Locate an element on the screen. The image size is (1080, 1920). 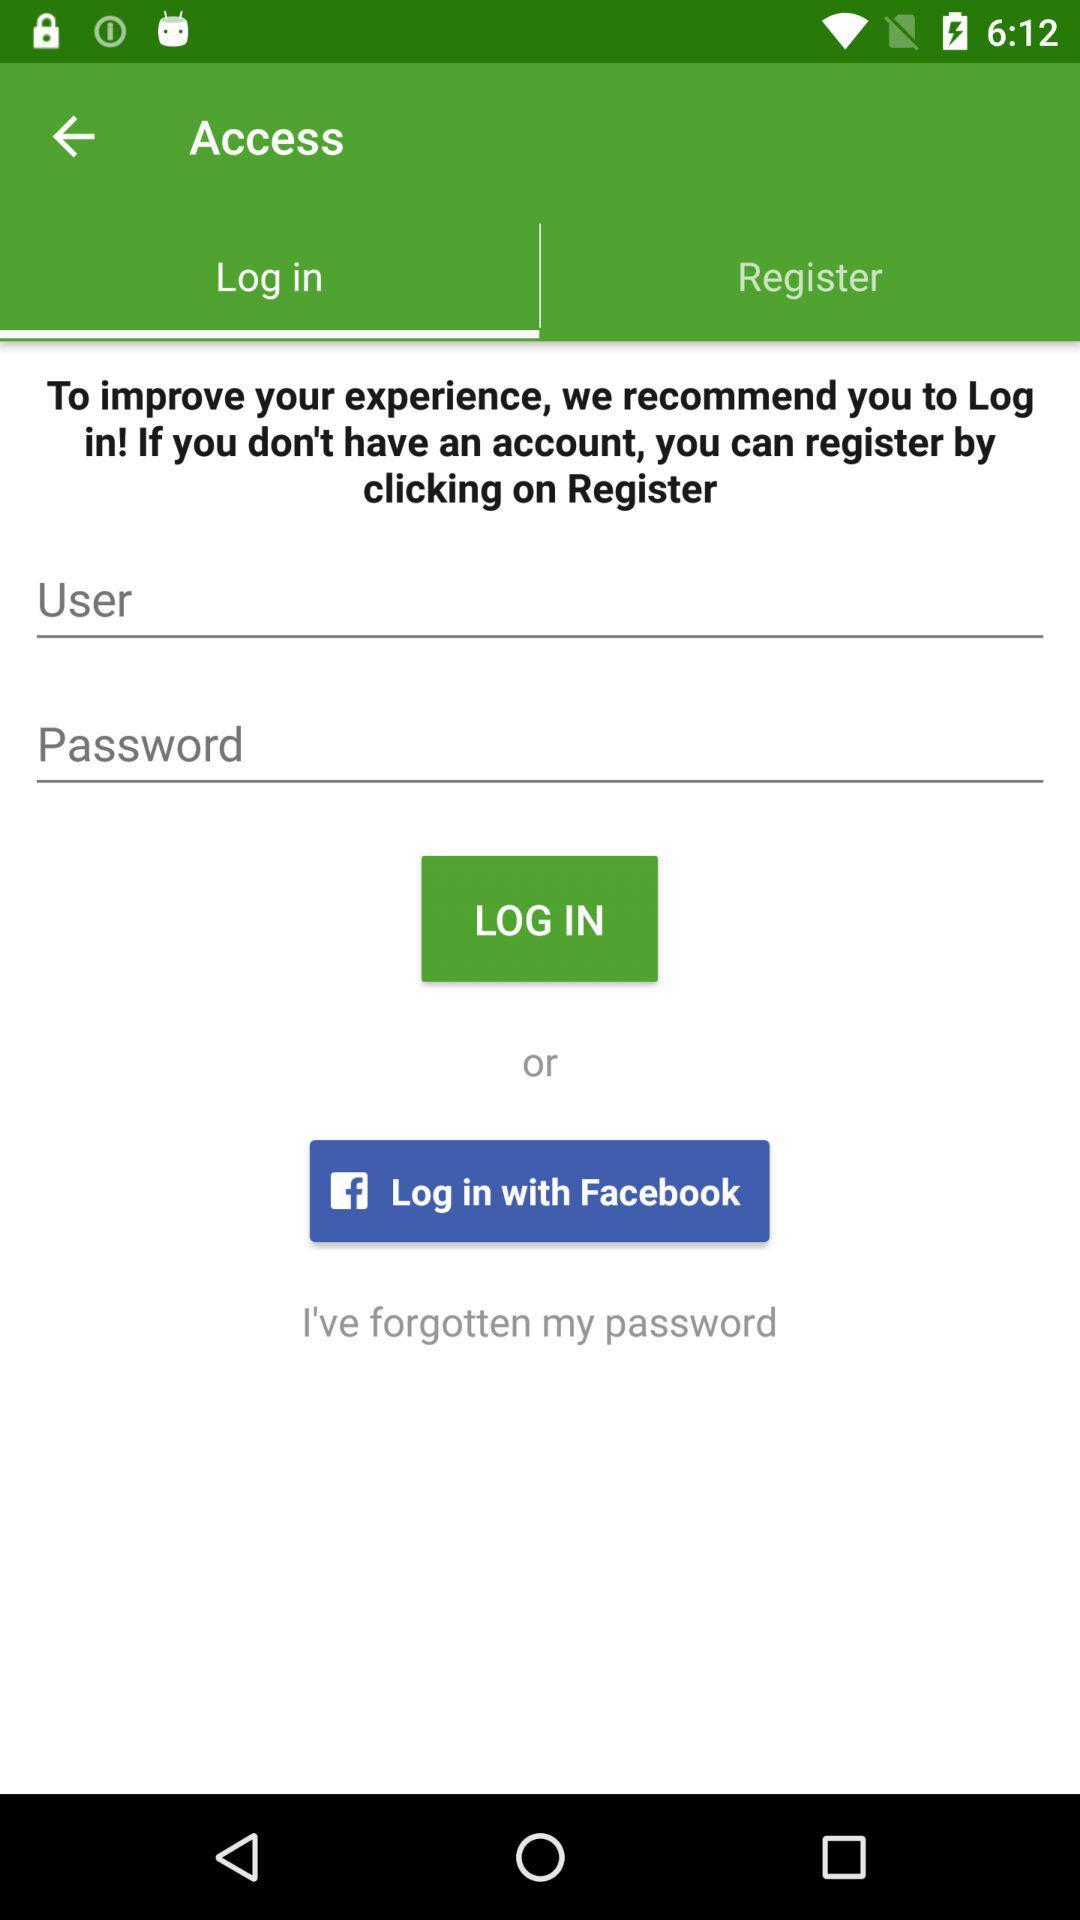
icon next to the access icon is located at coordinates (72, 135).